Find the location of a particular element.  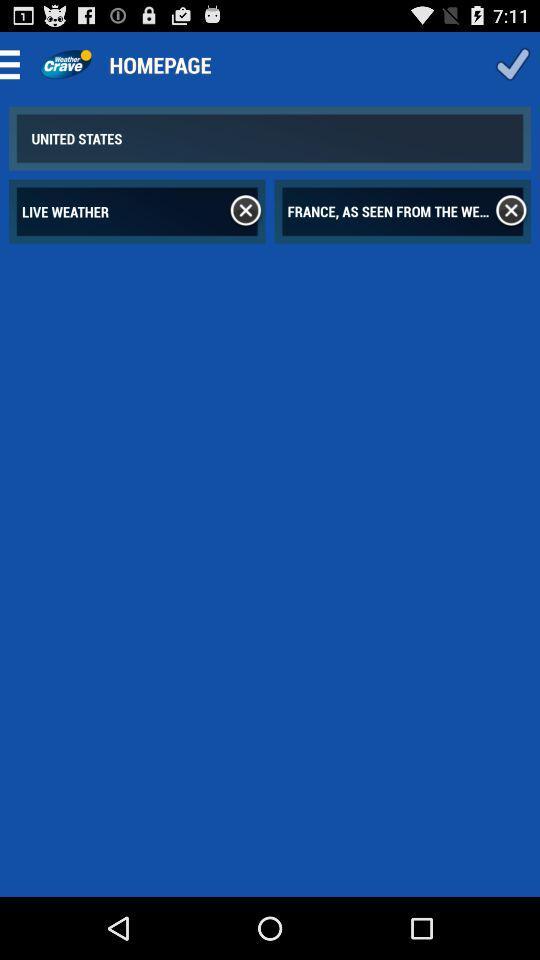

exclude button is located at coordinates (245, 211).